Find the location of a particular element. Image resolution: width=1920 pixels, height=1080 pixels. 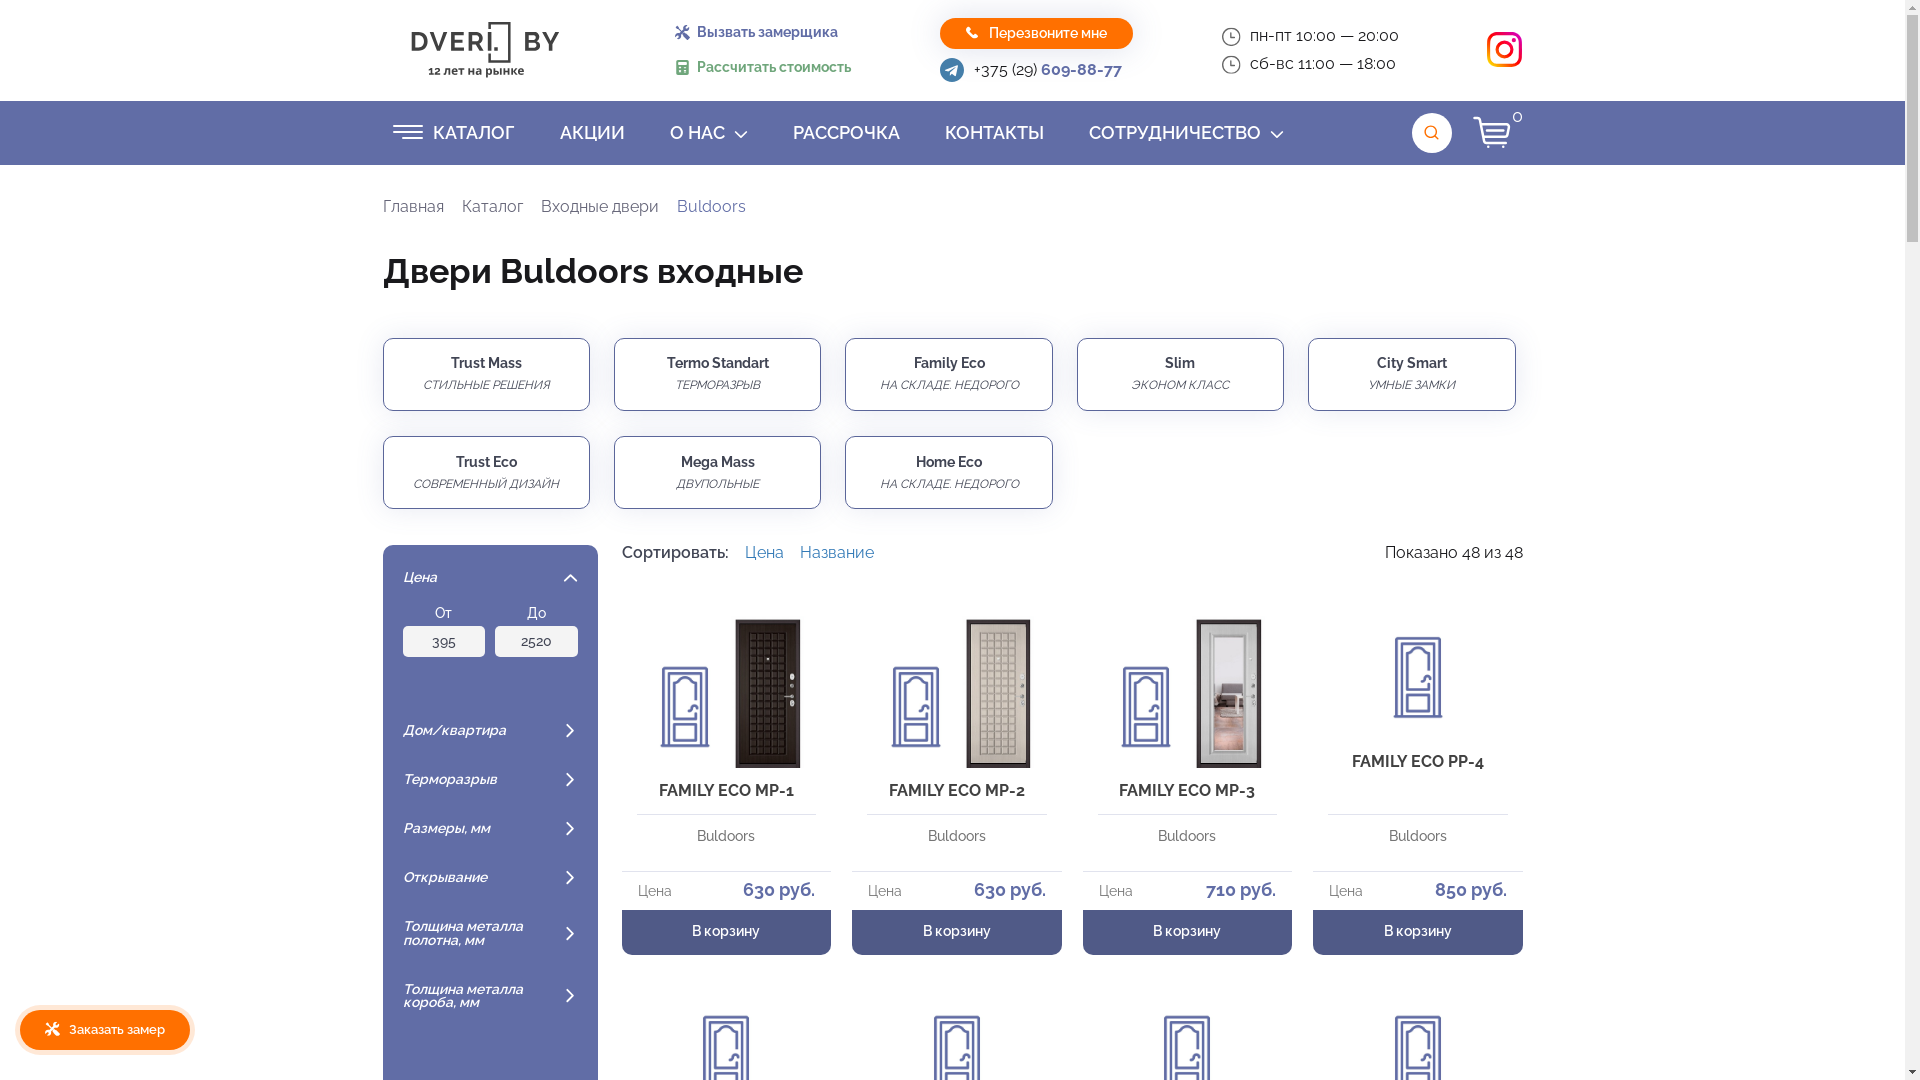

'FAMILY ECO PP-4' is located at coordinates (1416, 714).